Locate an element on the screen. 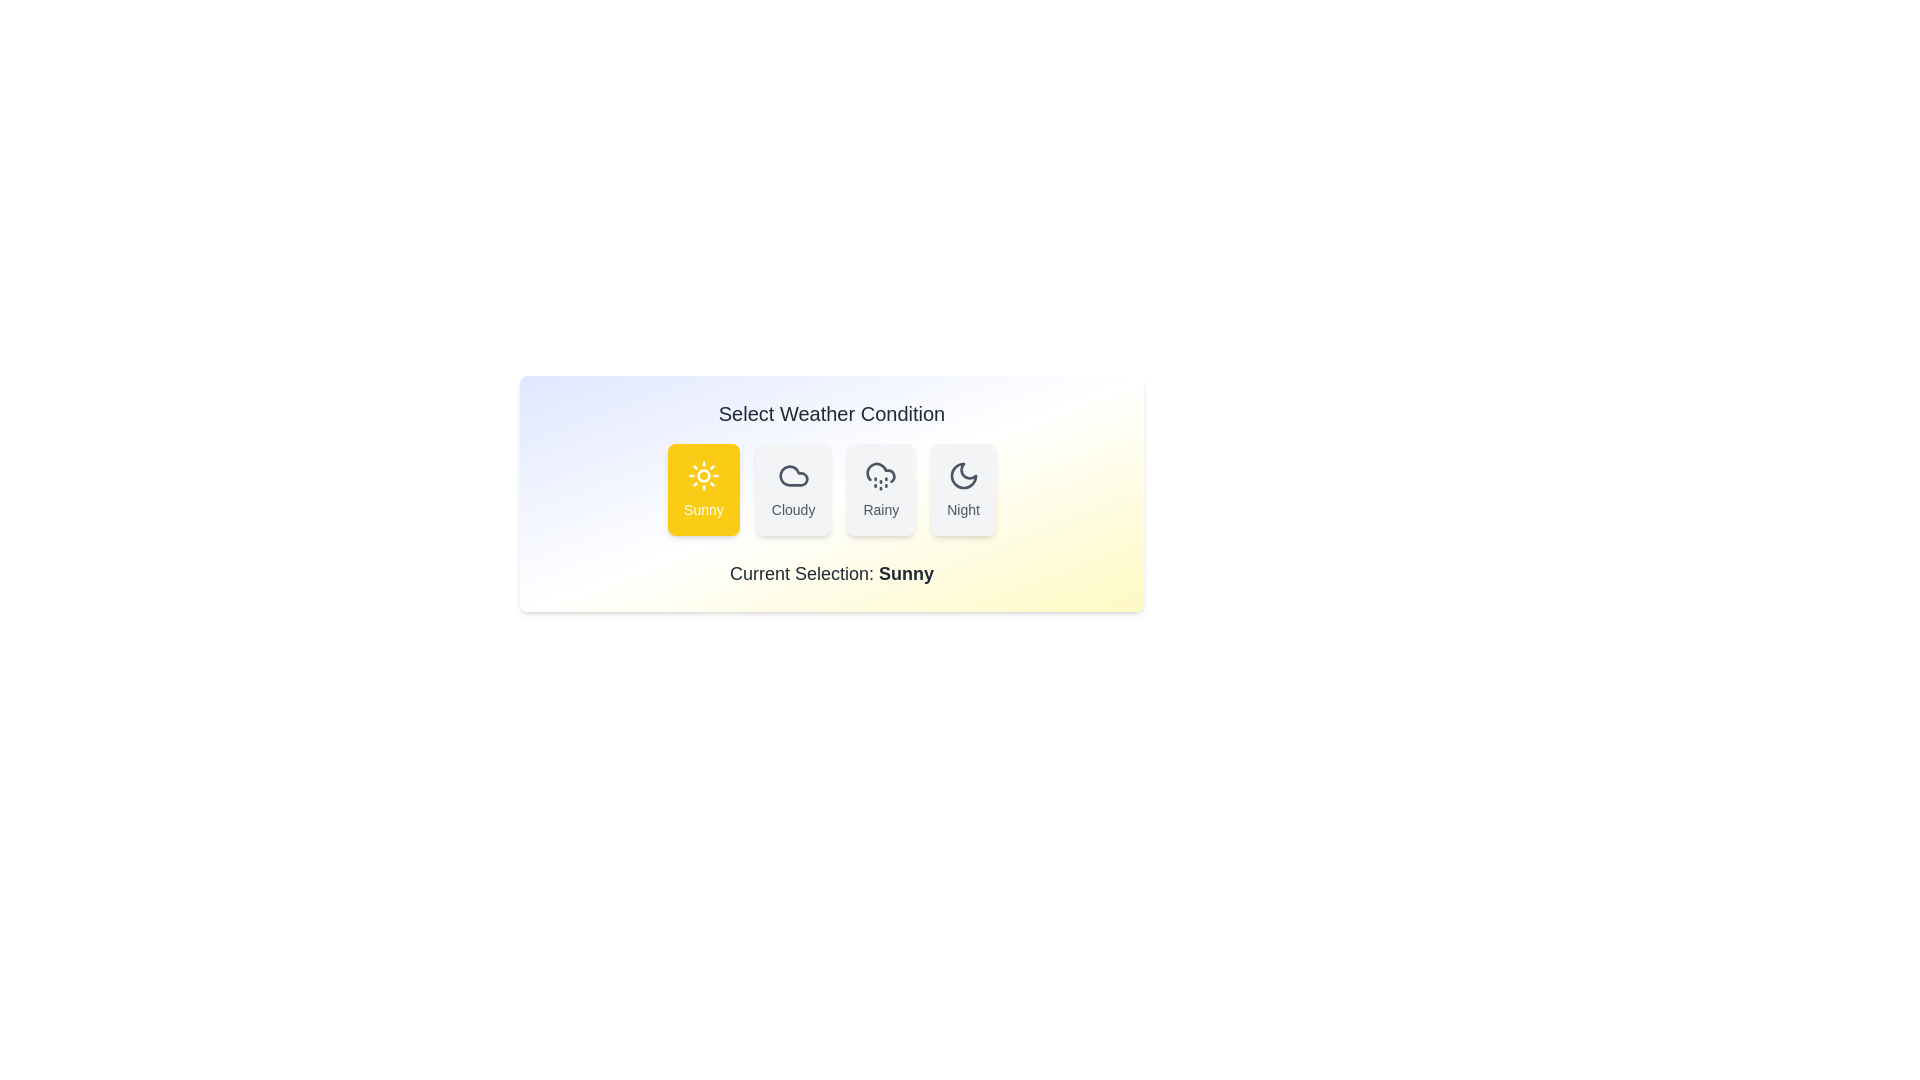 This screenshot has height=1080, width=1920. the weather condition by clicking on the corresponding button labeled Night is located at coordinates (963, 489).